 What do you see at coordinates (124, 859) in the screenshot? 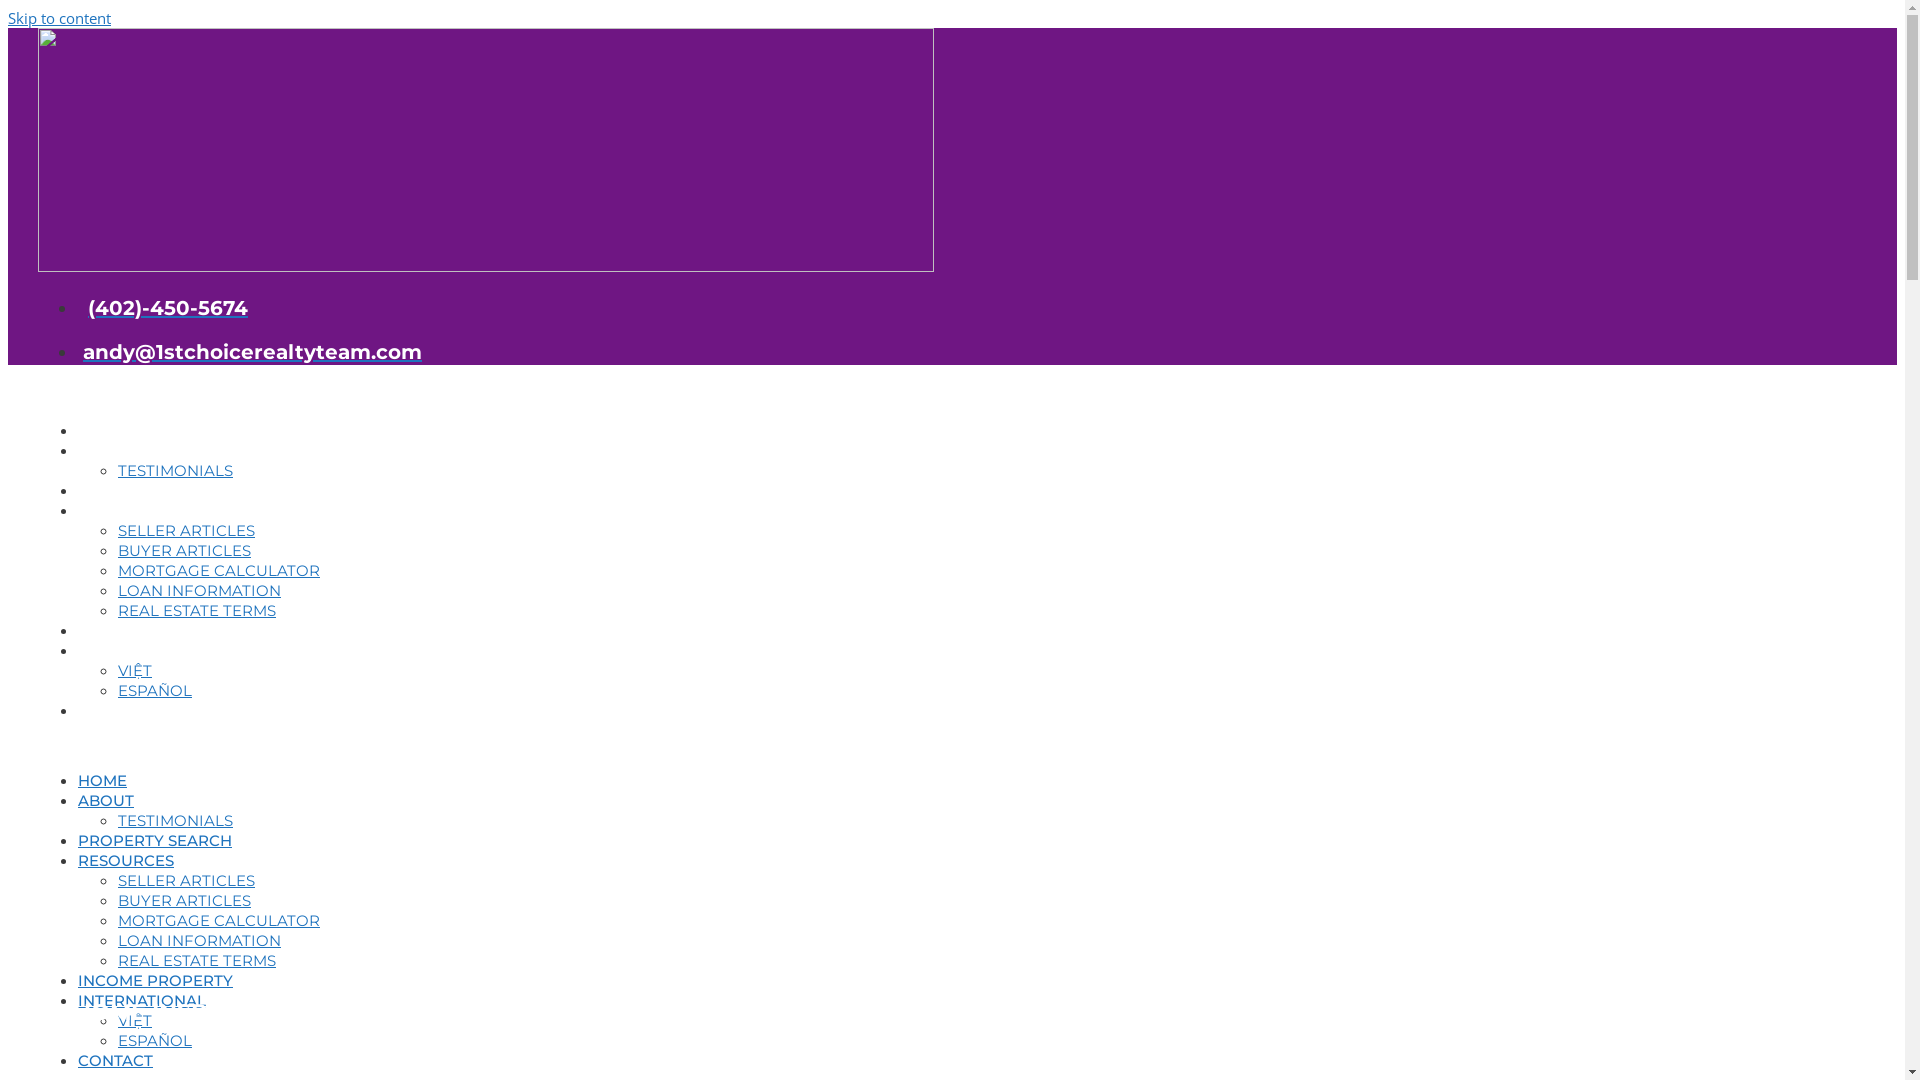
I see `'RESOURCES'` at bounding box center [124, 859].